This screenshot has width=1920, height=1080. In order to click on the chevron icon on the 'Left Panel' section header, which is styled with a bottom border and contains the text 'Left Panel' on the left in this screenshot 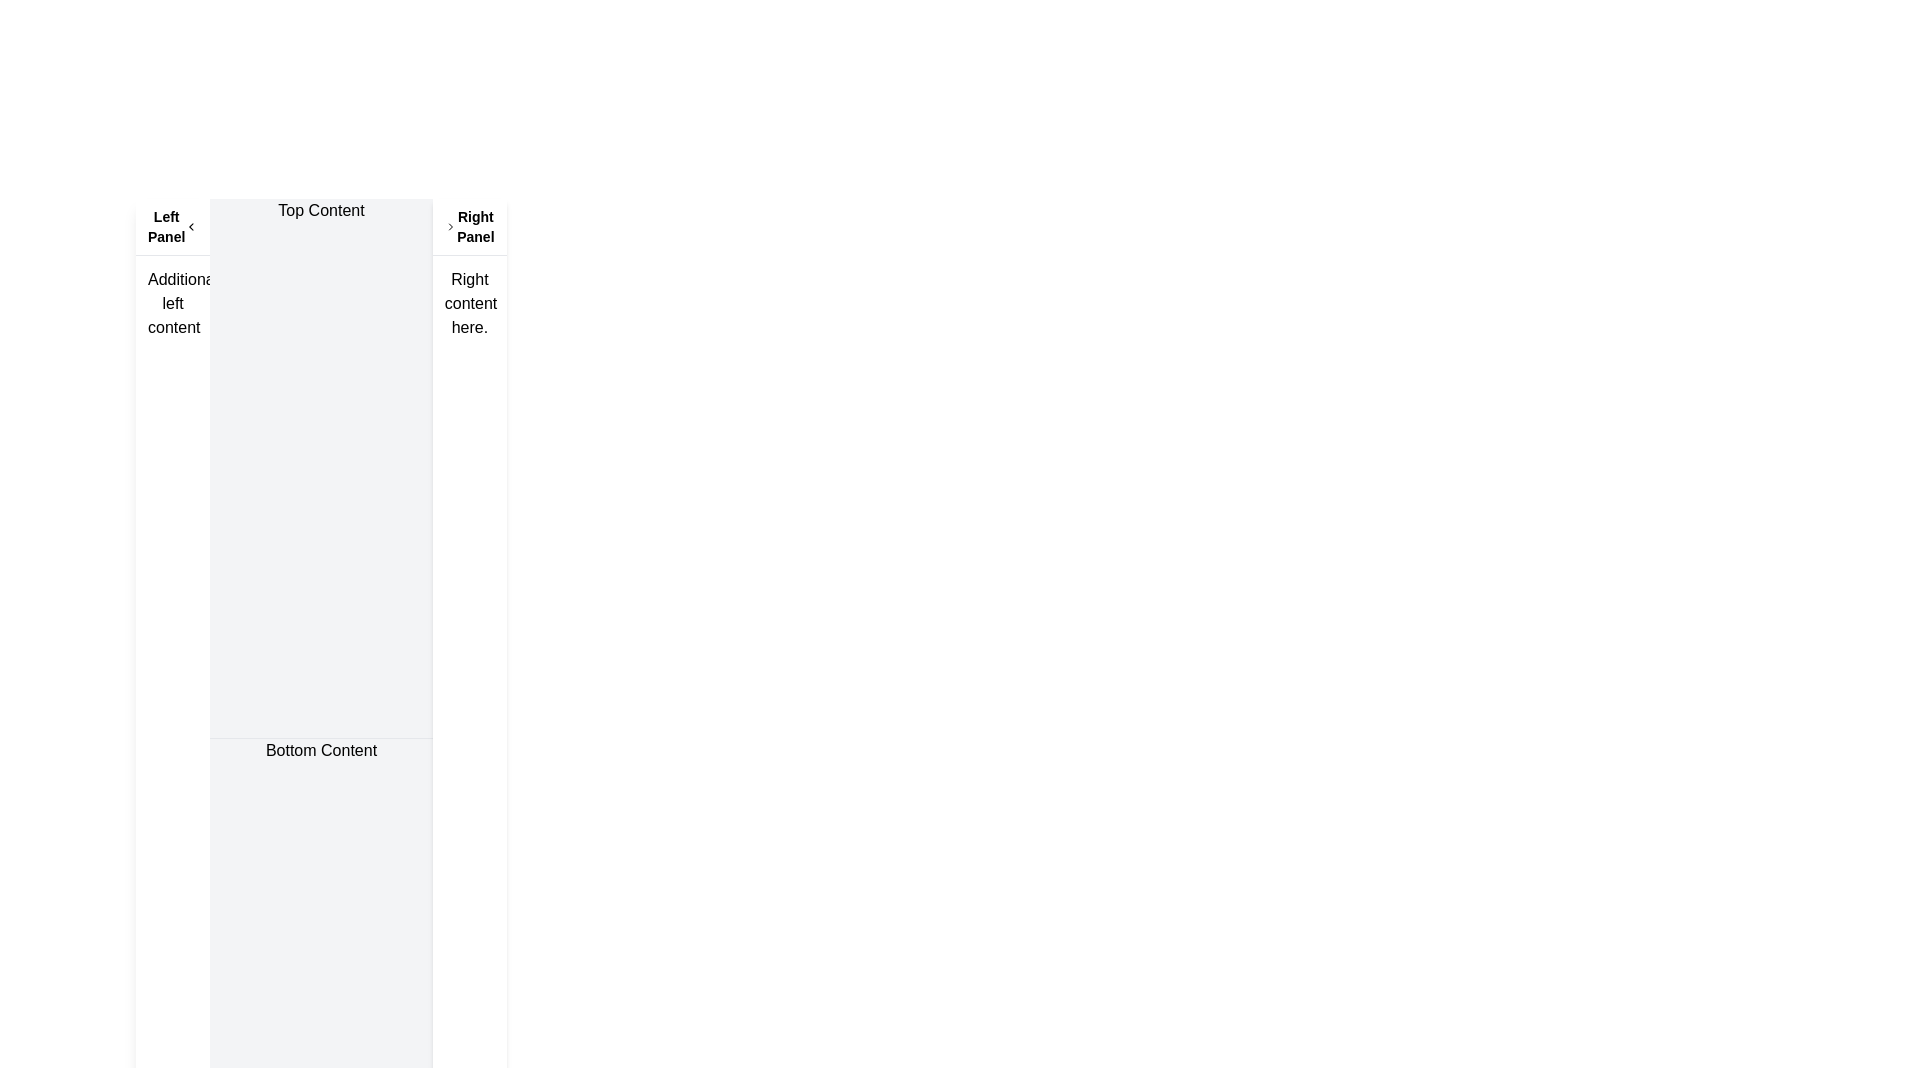, I will do `click(173, 226)`.